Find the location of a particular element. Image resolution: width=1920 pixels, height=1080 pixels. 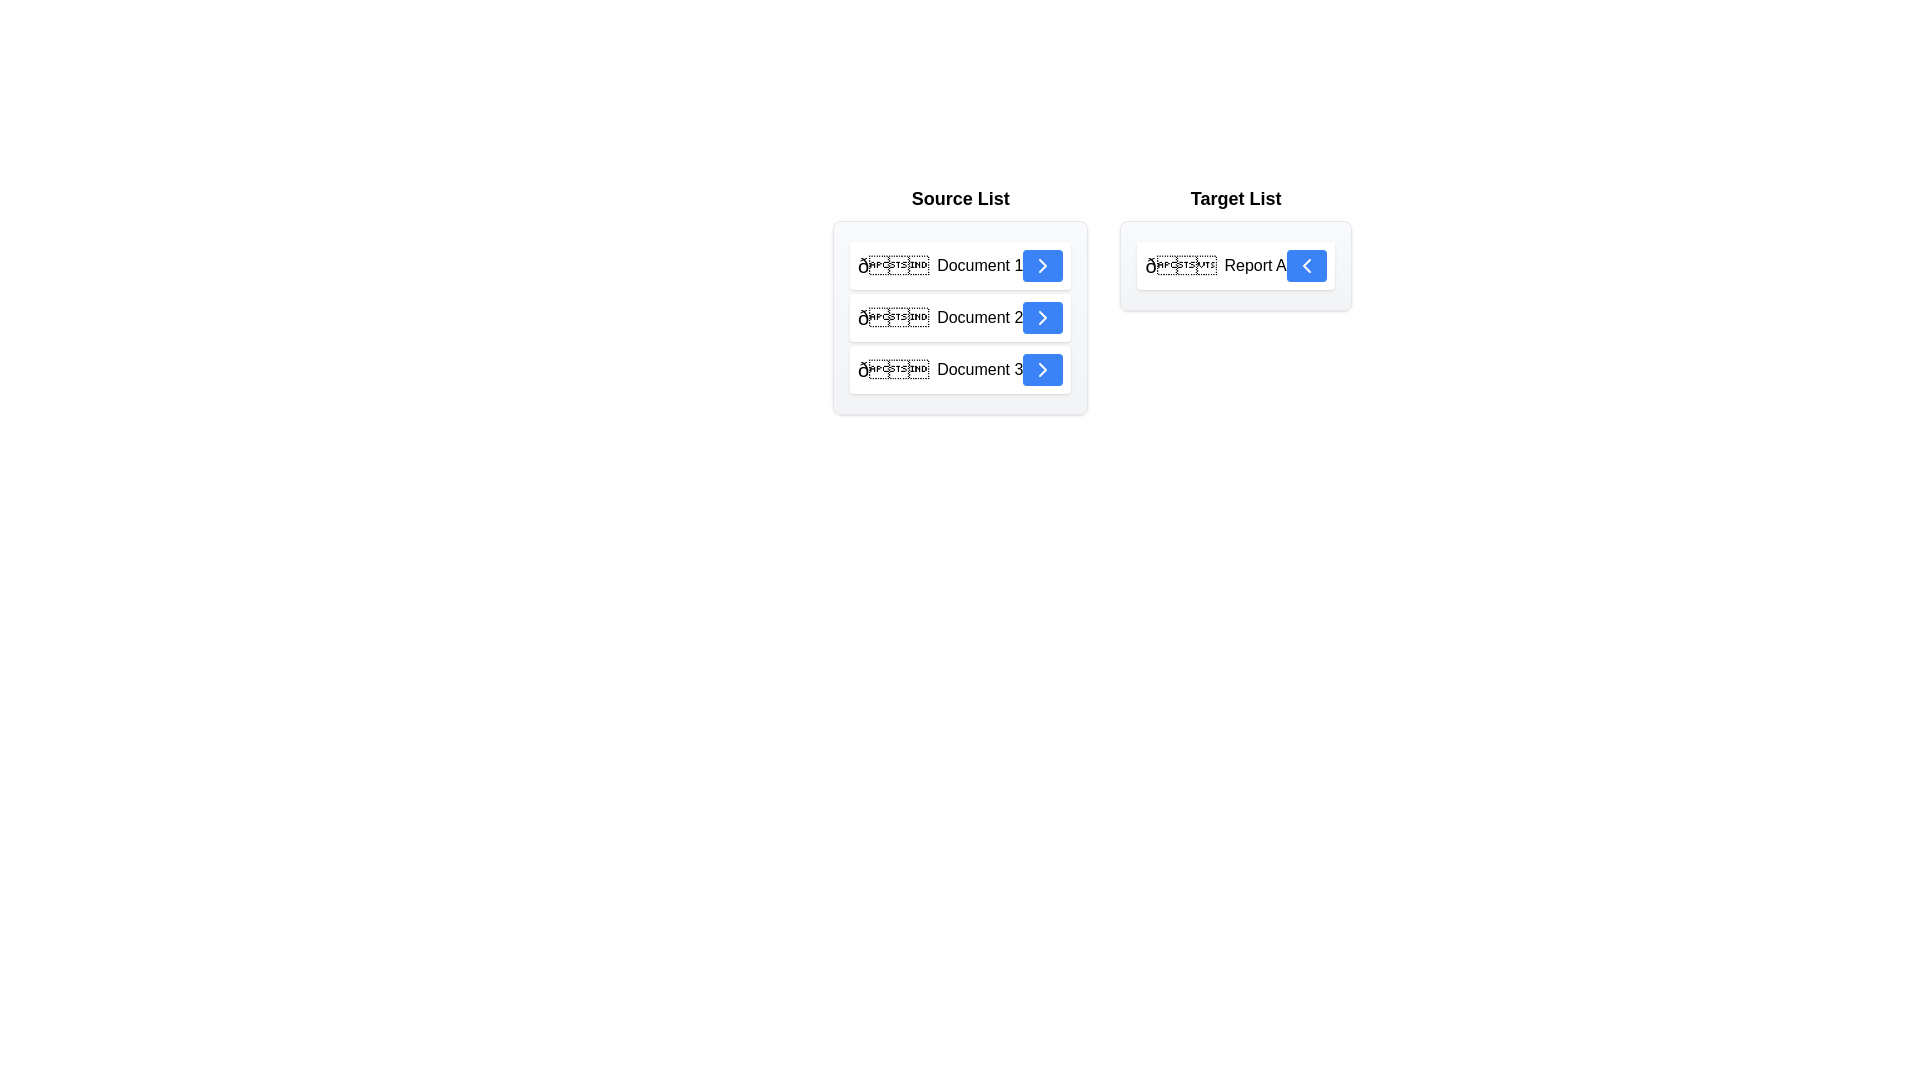

transfer button for the item Report A in the Target List to move it back to the Source List is located at coordinates (1306, 265).